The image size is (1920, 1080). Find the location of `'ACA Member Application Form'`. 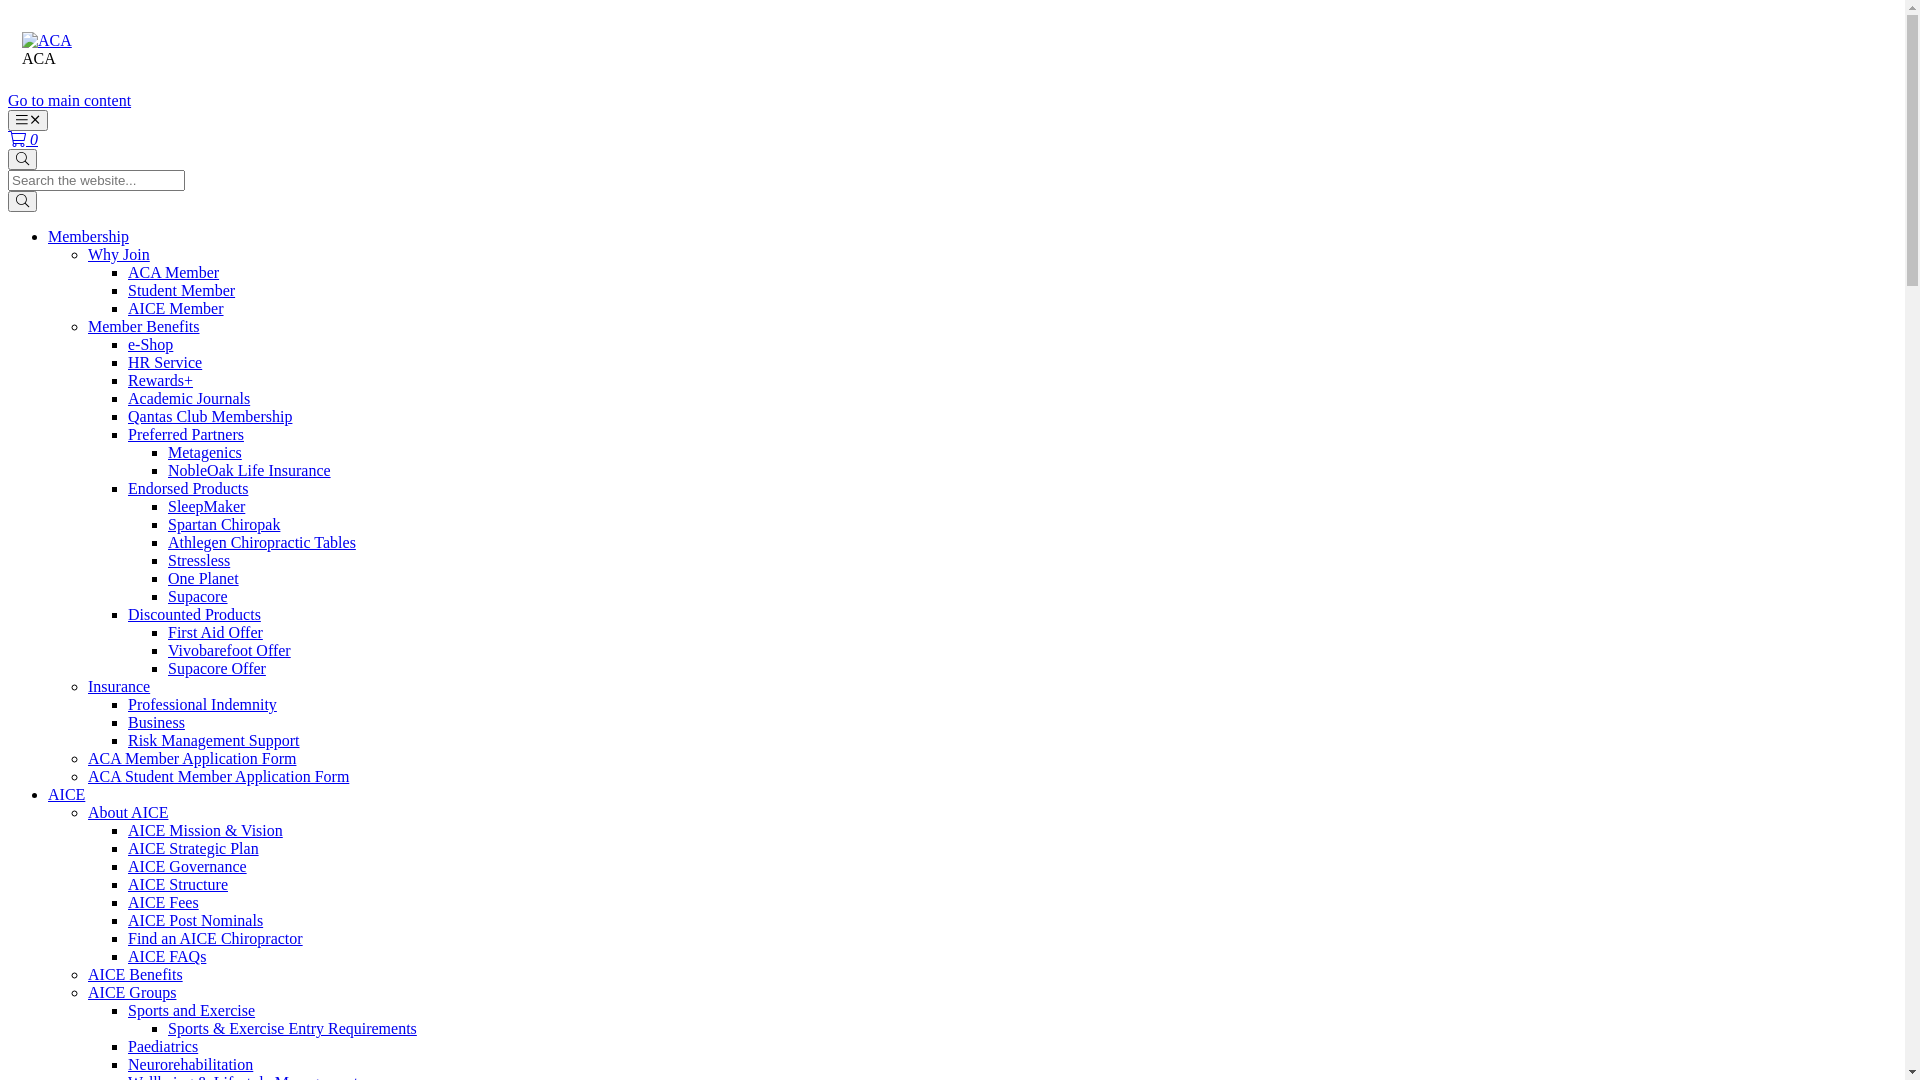

'ACA Member Application Form' is located at coordinates (192, 758).